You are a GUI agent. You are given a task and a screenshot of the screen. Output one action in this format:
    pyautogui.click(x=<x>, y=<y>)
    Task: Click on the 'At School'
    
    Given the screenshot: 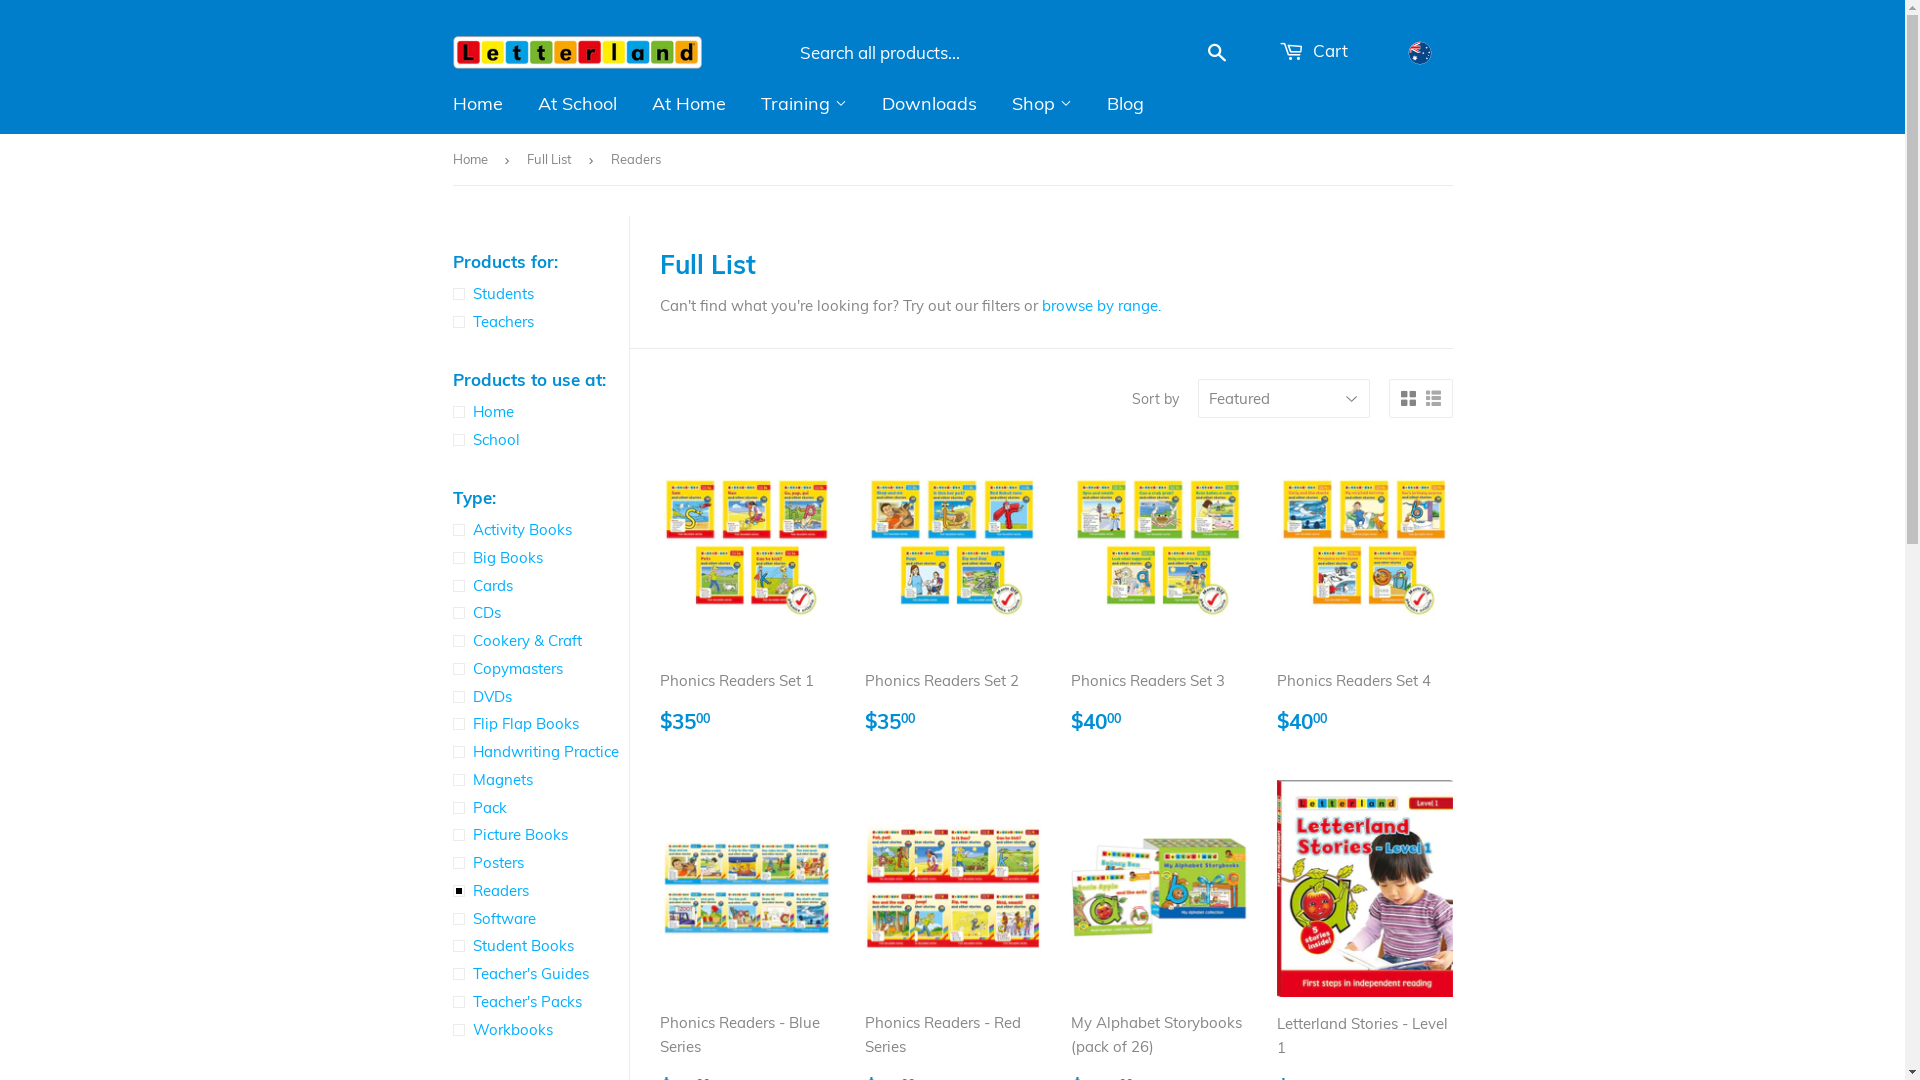 What is the action you would take?
    pyautogui.click(x=575, y=104)
    